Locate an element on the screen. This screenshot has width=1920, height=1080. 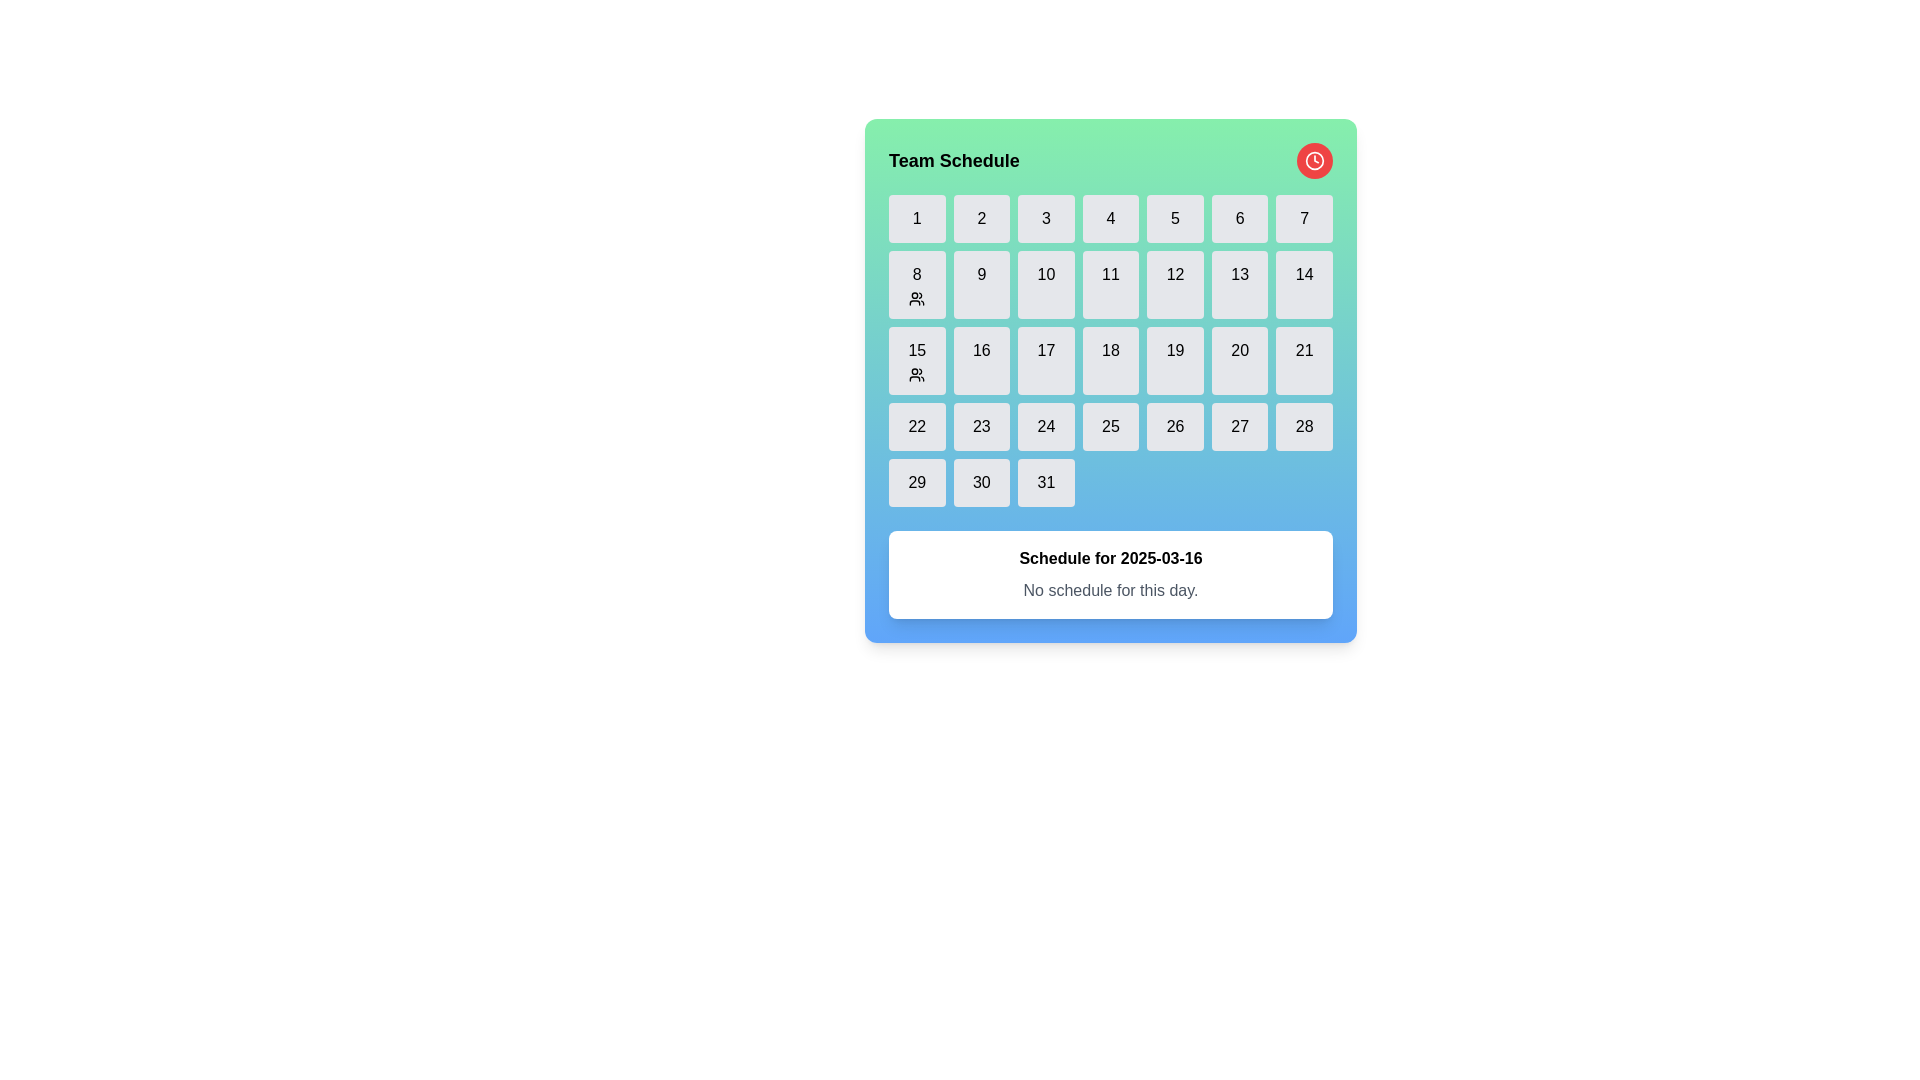
the button labeled '6' in the 'Team Schedule' grid is located at coordinates (1239, 219).